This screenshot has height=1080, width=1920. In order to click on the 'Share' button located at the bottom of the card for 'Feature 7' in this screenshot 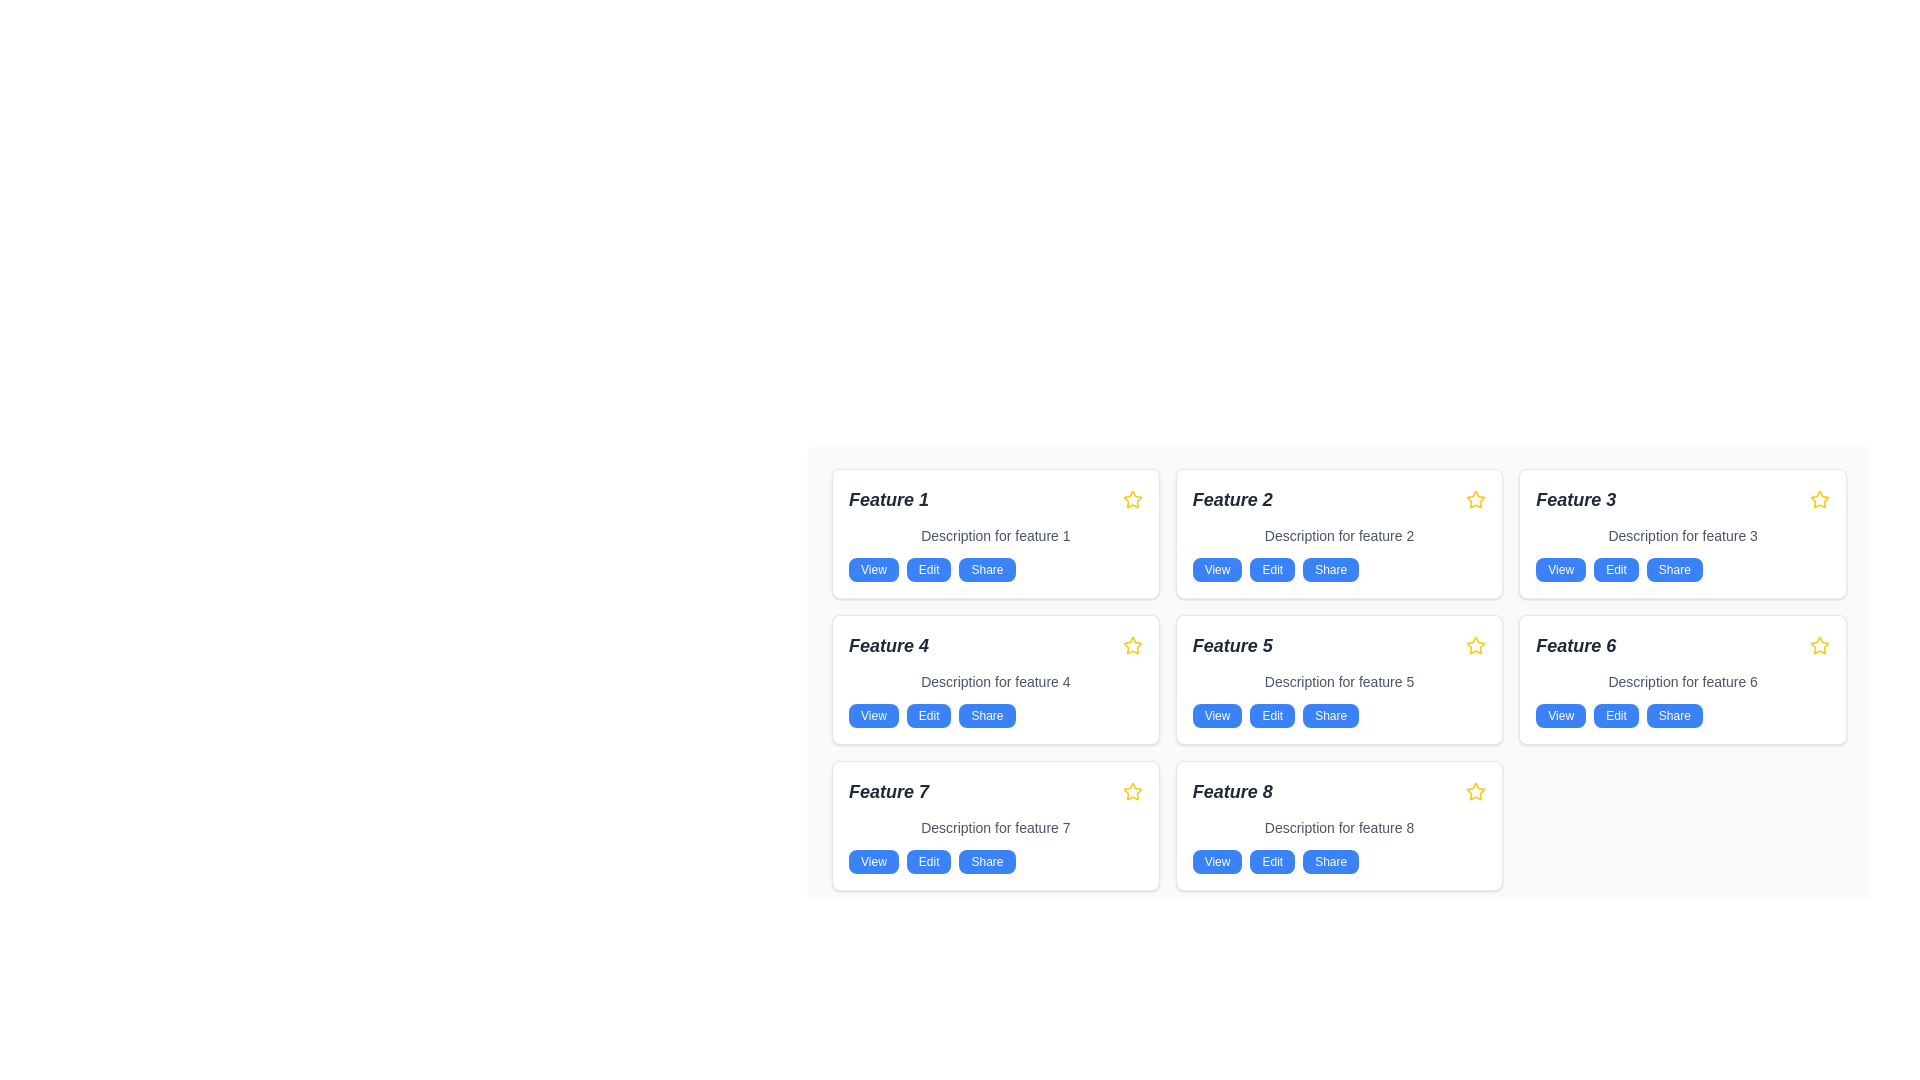, I will do `click(987, 860)`.